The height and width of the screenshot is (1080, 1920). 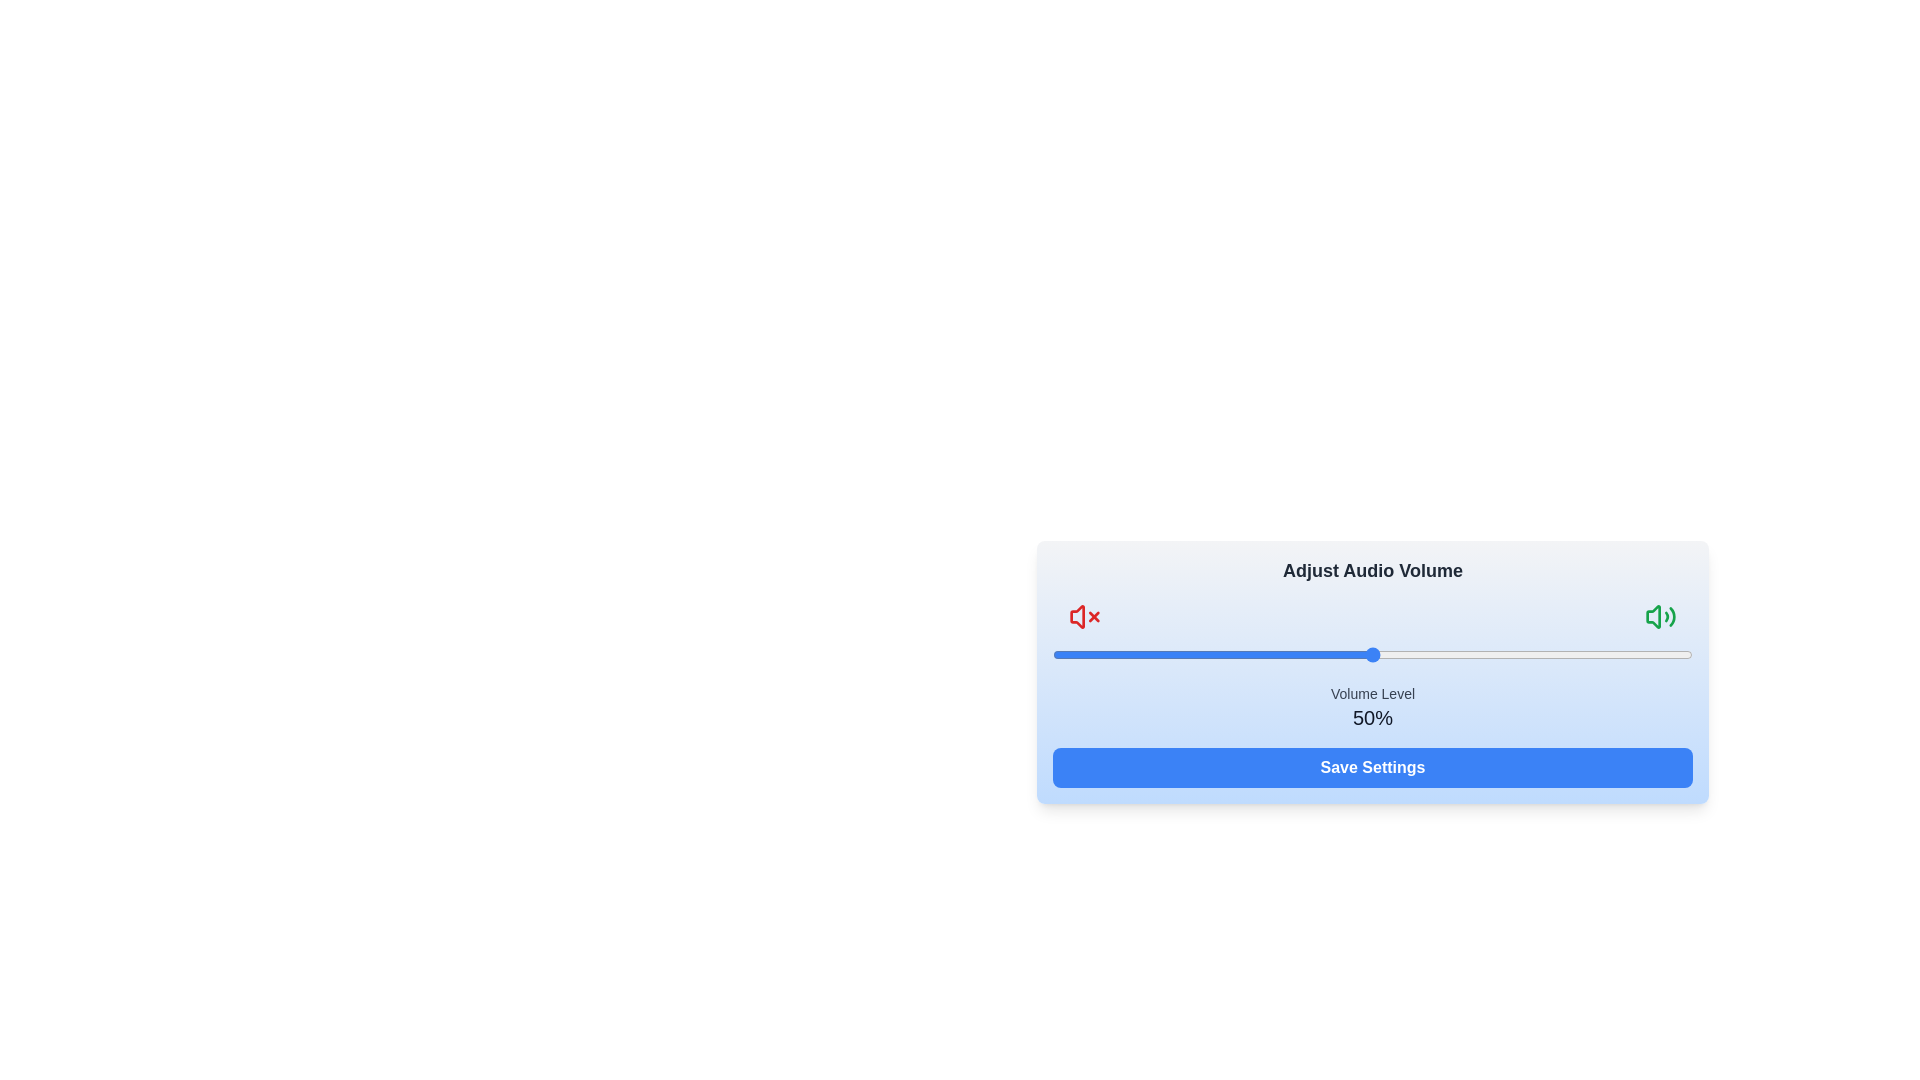 What do you see at coordinates (1660, 616) in the screenshot?
I see `the volume icon to toggle its state` at bounding box center [1660, 616].